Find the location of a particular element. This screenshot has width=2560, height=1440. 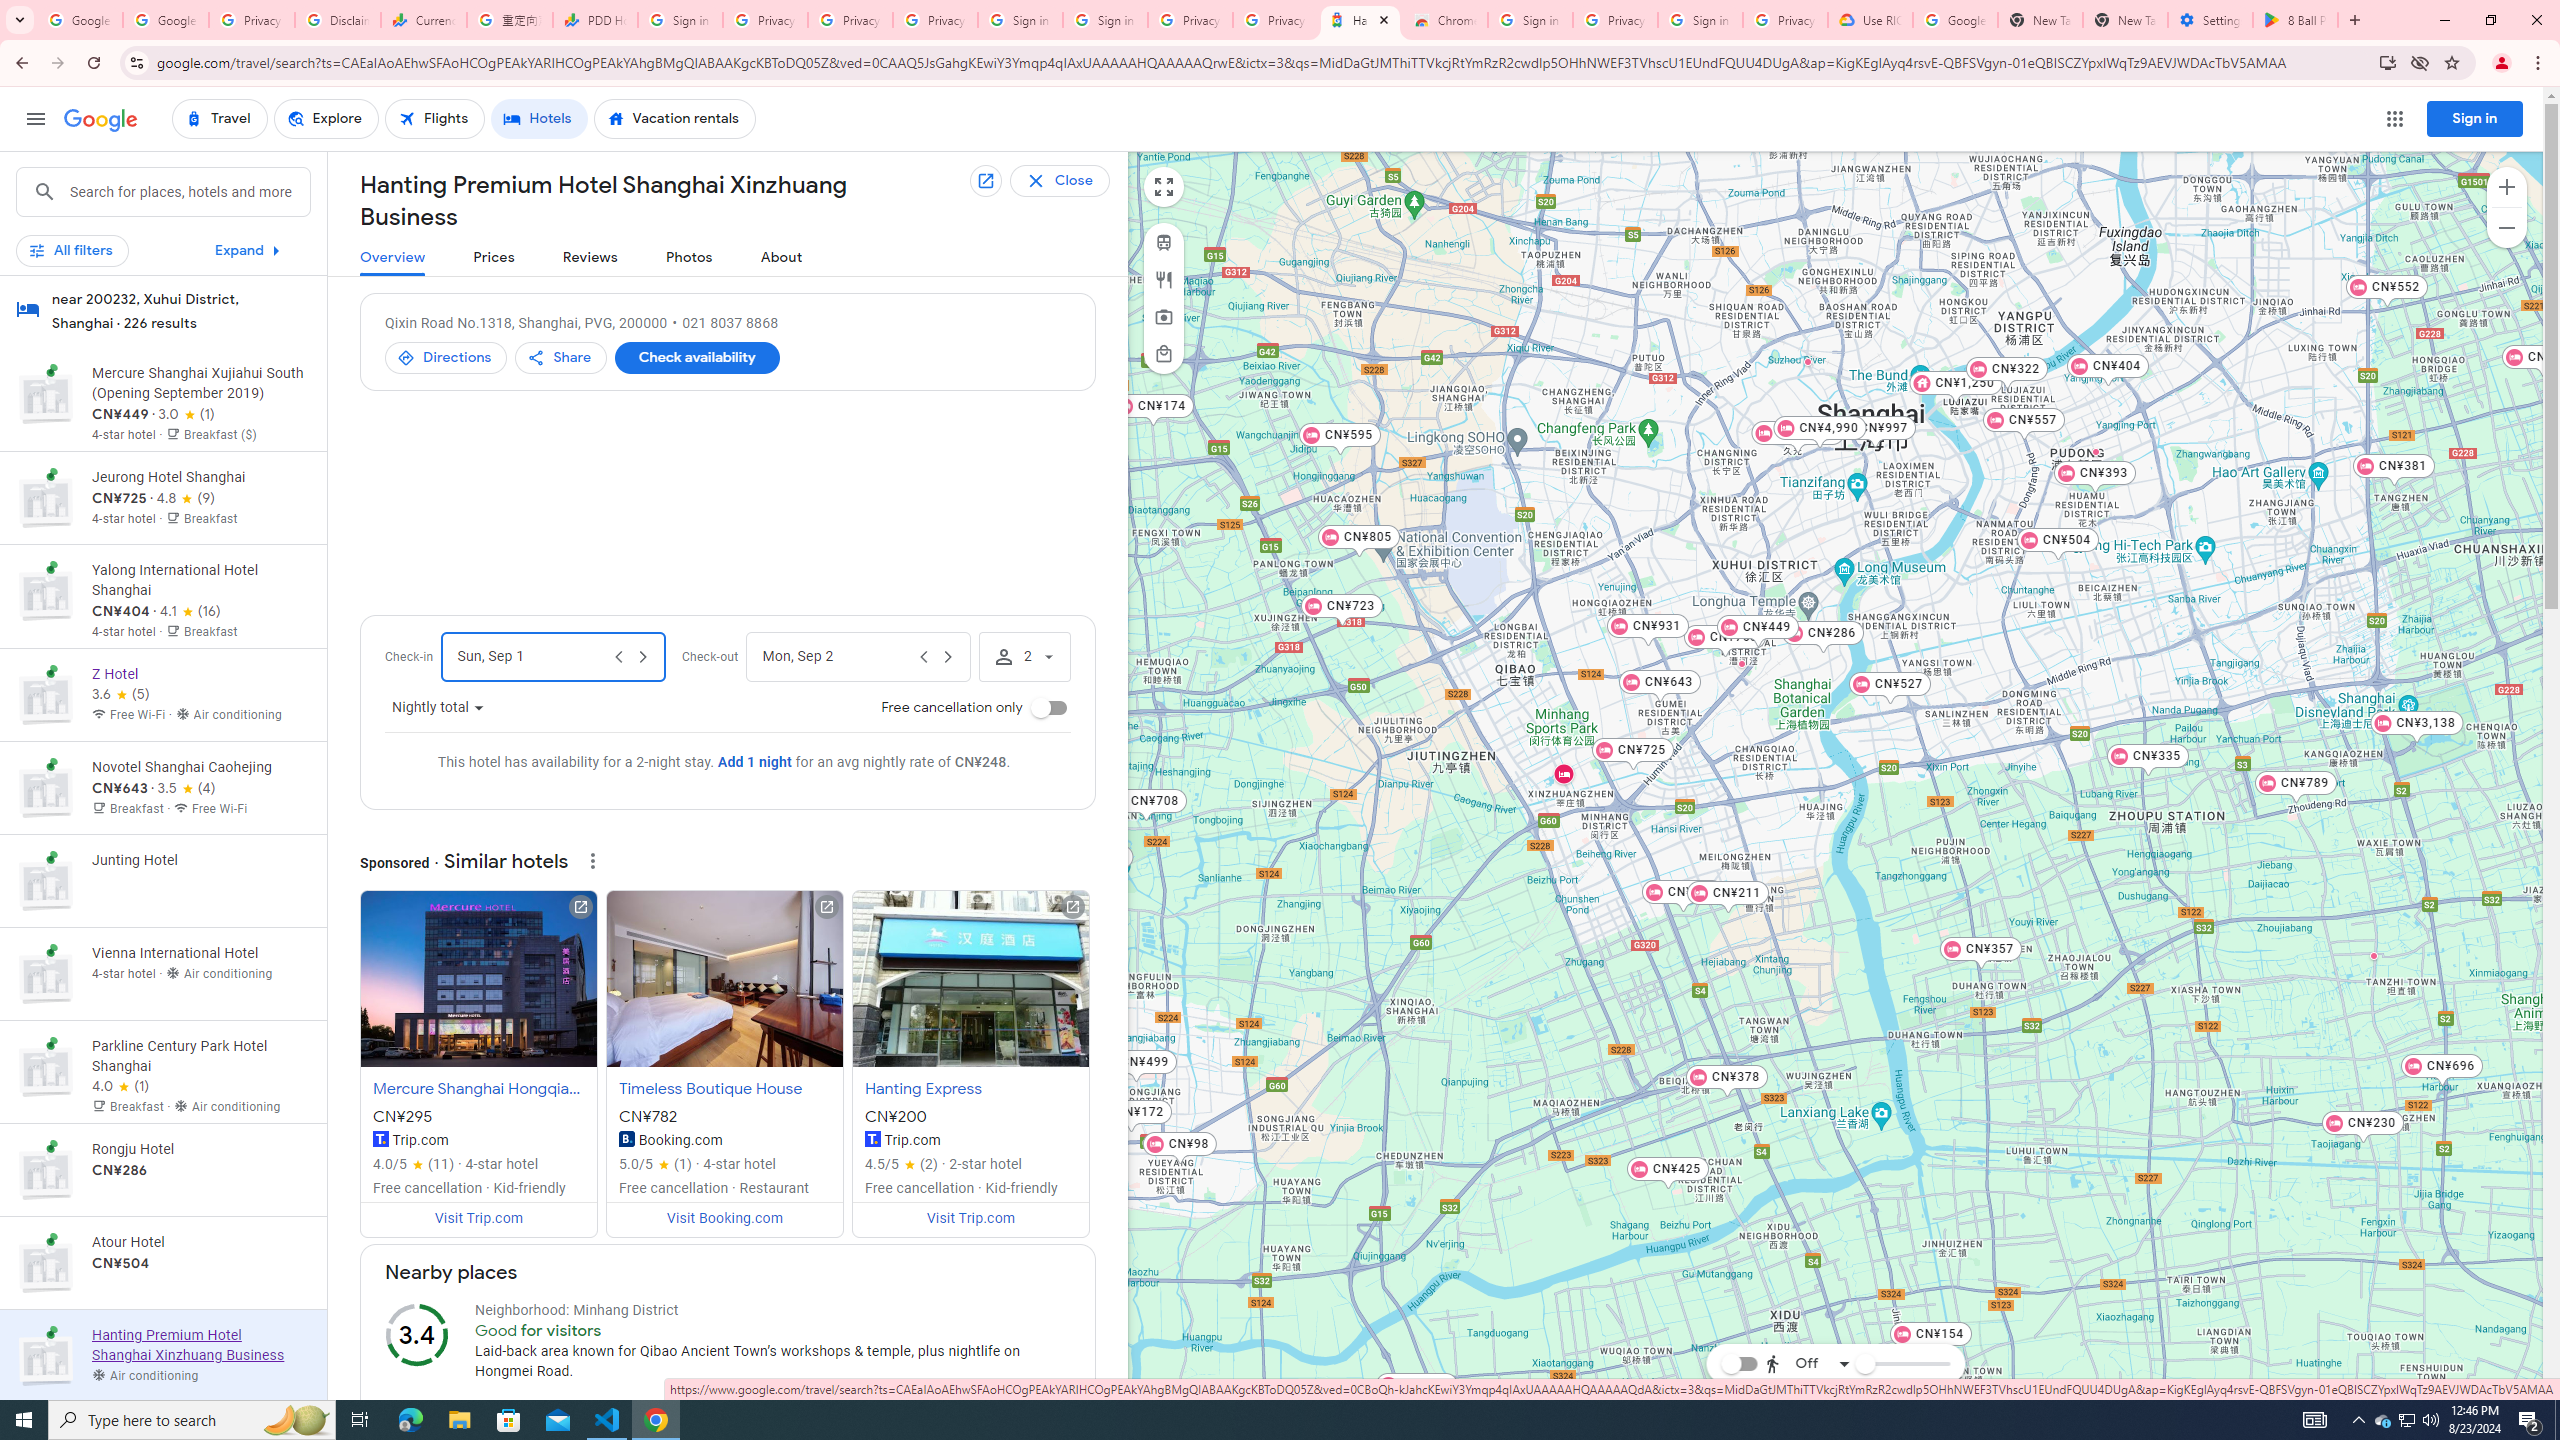

'Expand' is located at coordinates (249, 249).